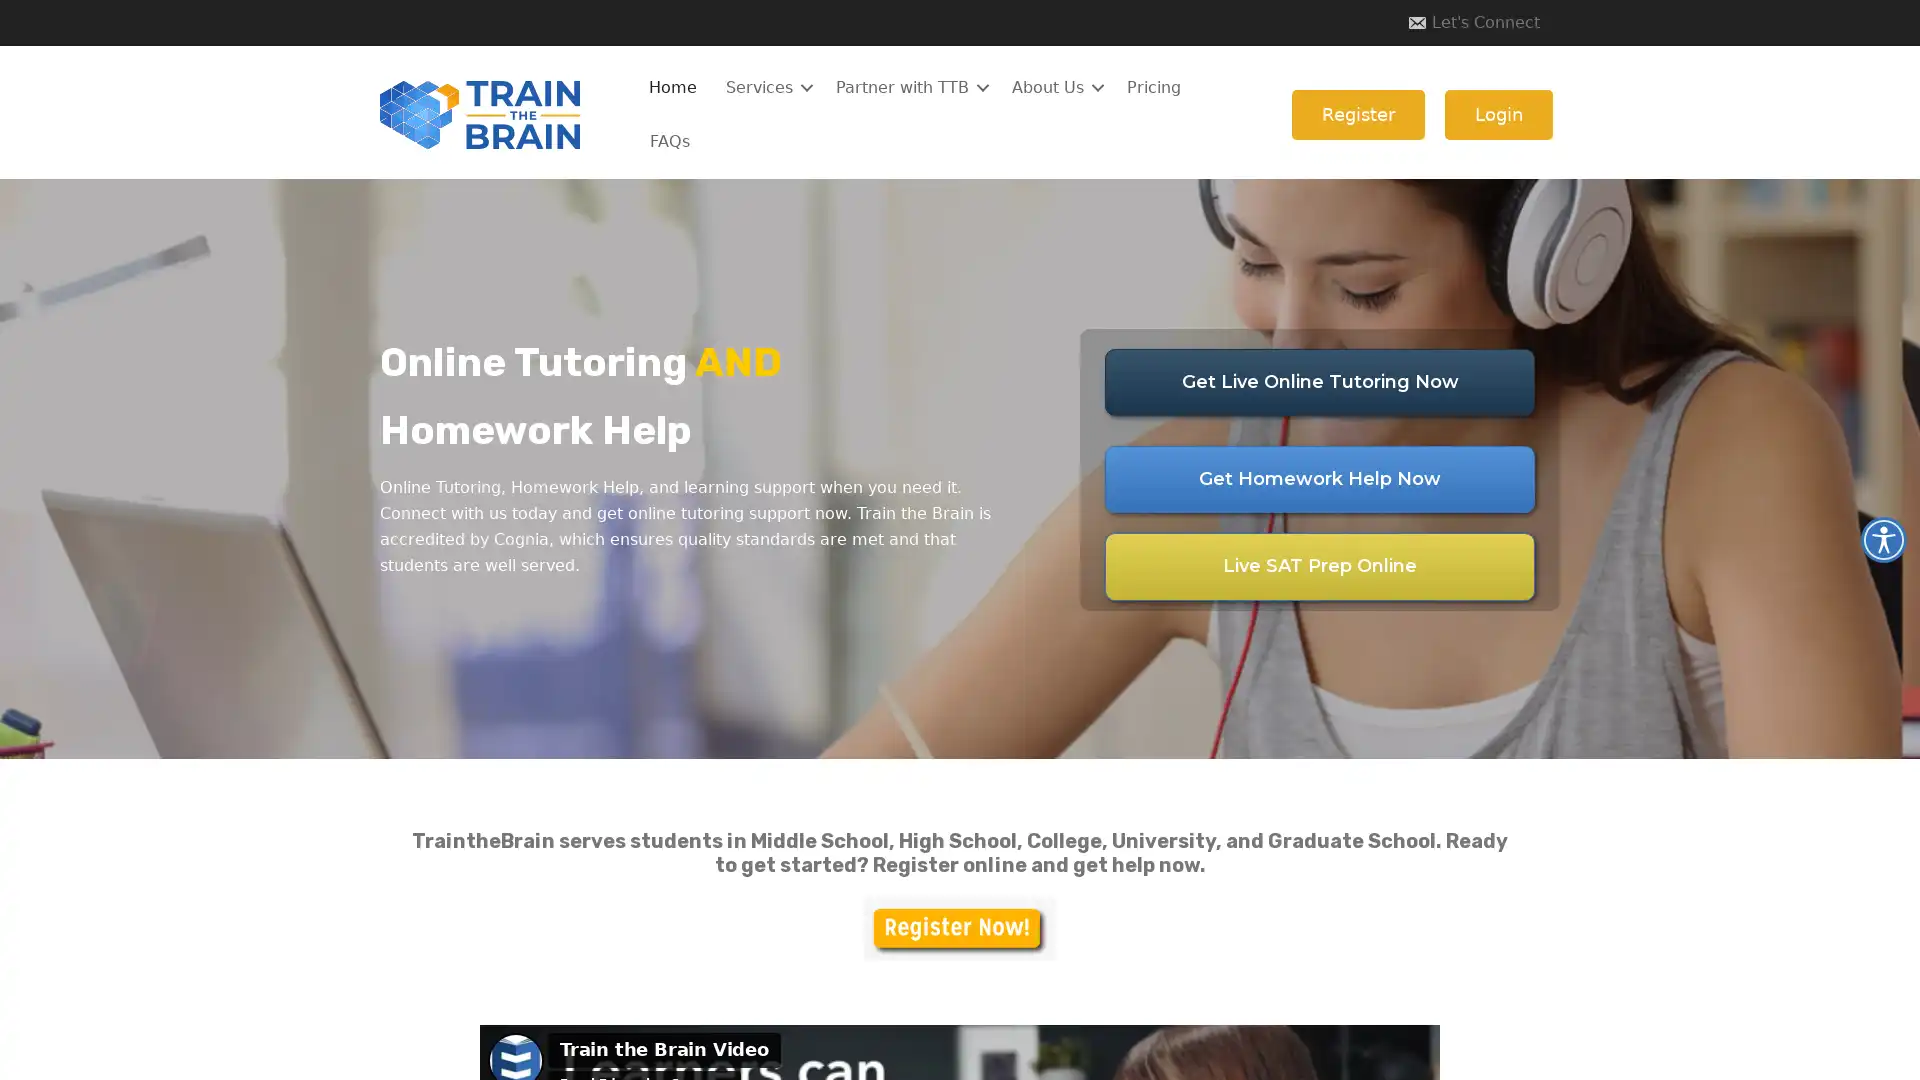  What do you see at coordinates (1266, 1048) in the screenshot?
I see `Accept` at bounding box center [1266, 1048].